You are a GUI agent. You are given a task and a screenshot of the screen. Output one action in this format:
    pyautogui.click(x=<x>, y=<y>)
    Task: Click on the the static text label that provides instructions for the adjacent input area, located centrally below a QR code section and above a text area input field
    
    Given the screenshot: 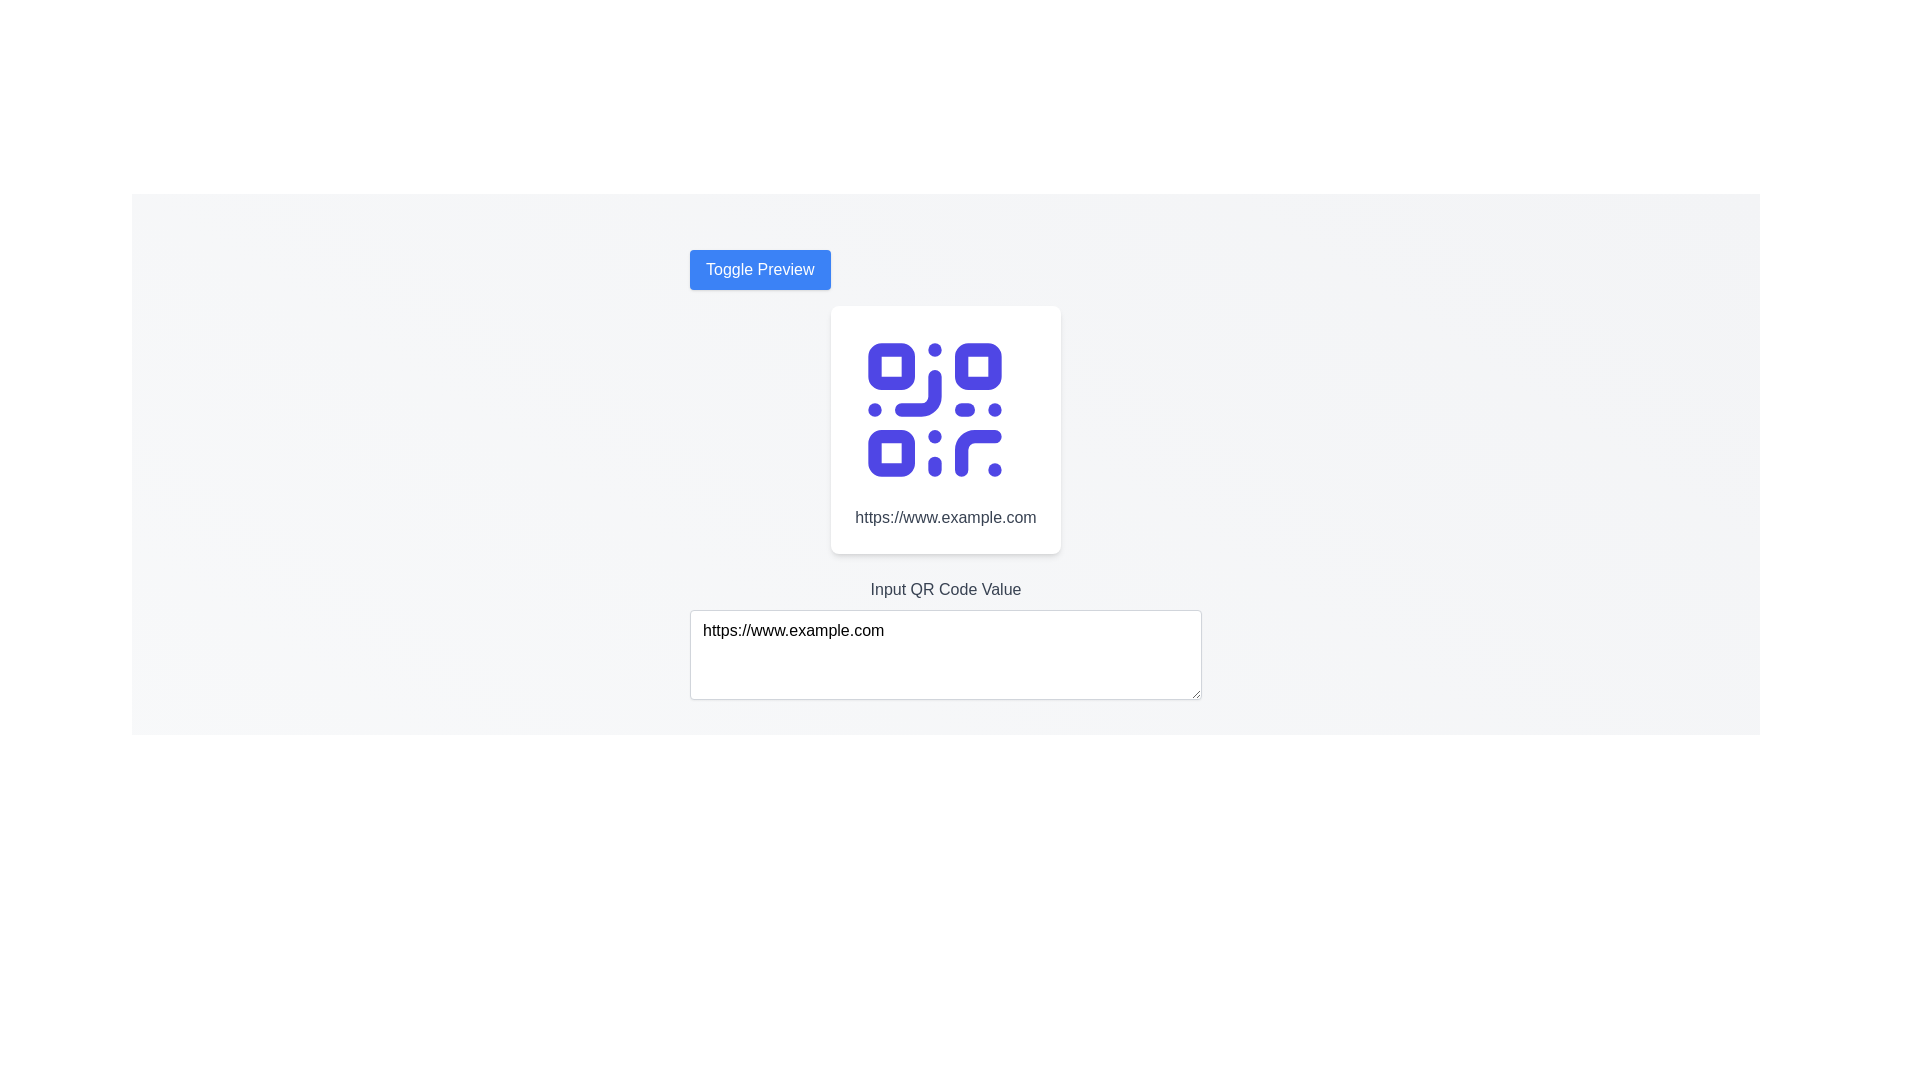 What is the action you would take?
    pyautogui.click(x=944, y=589)
    